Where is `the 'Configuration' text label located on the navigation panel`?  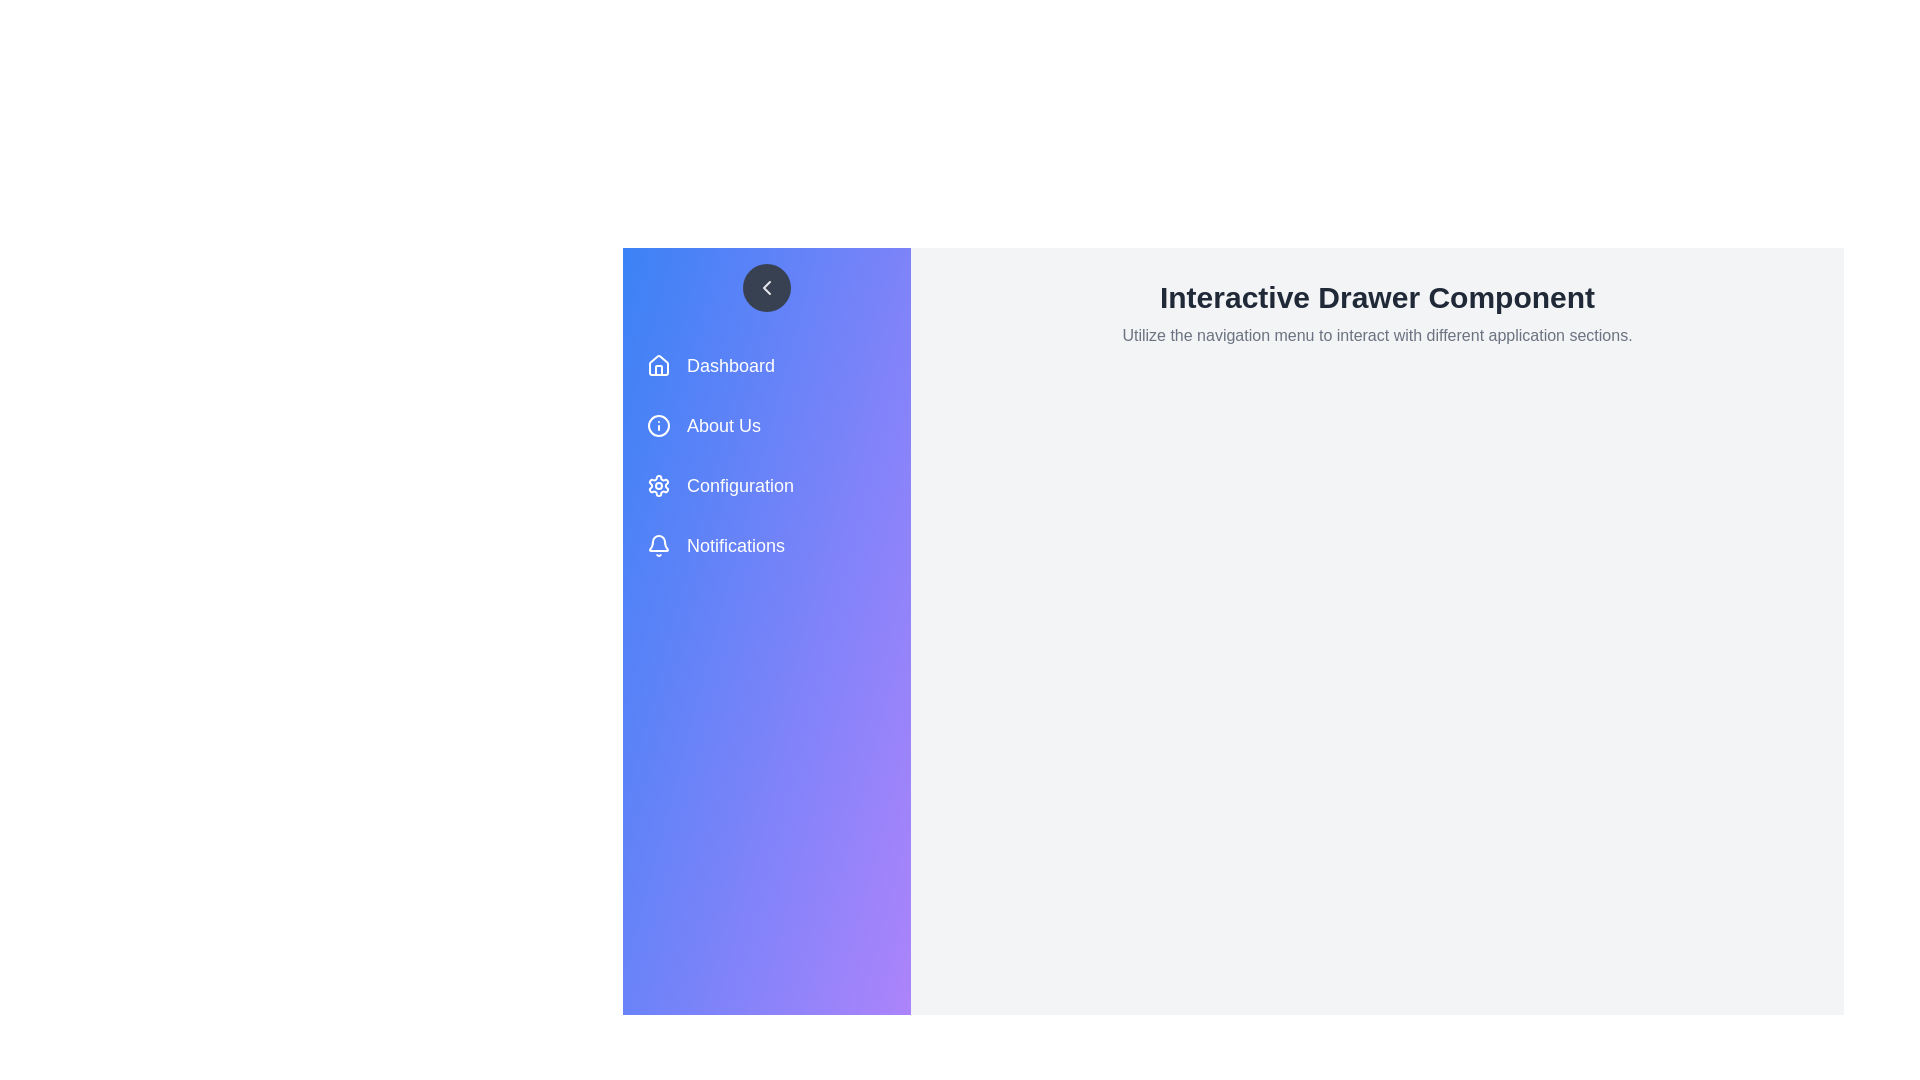
the 'Configuration' text label located on the navigation panel is located at coordinates (739, 486).